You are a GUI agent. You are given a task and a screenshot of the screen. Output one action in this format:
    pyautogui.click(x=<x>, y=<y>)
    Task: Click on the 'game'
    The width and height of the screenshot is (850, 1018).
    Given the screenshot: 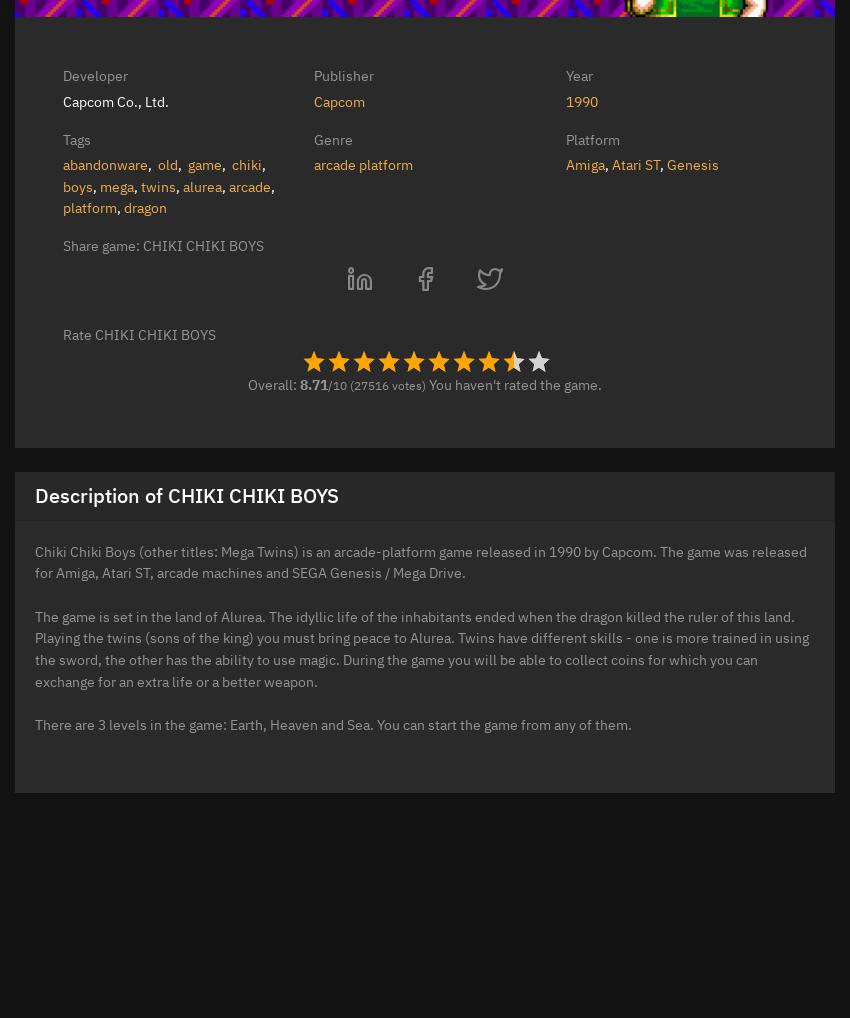 What is the action you would take?
    pyautogui.click(x=204, y=164)
    